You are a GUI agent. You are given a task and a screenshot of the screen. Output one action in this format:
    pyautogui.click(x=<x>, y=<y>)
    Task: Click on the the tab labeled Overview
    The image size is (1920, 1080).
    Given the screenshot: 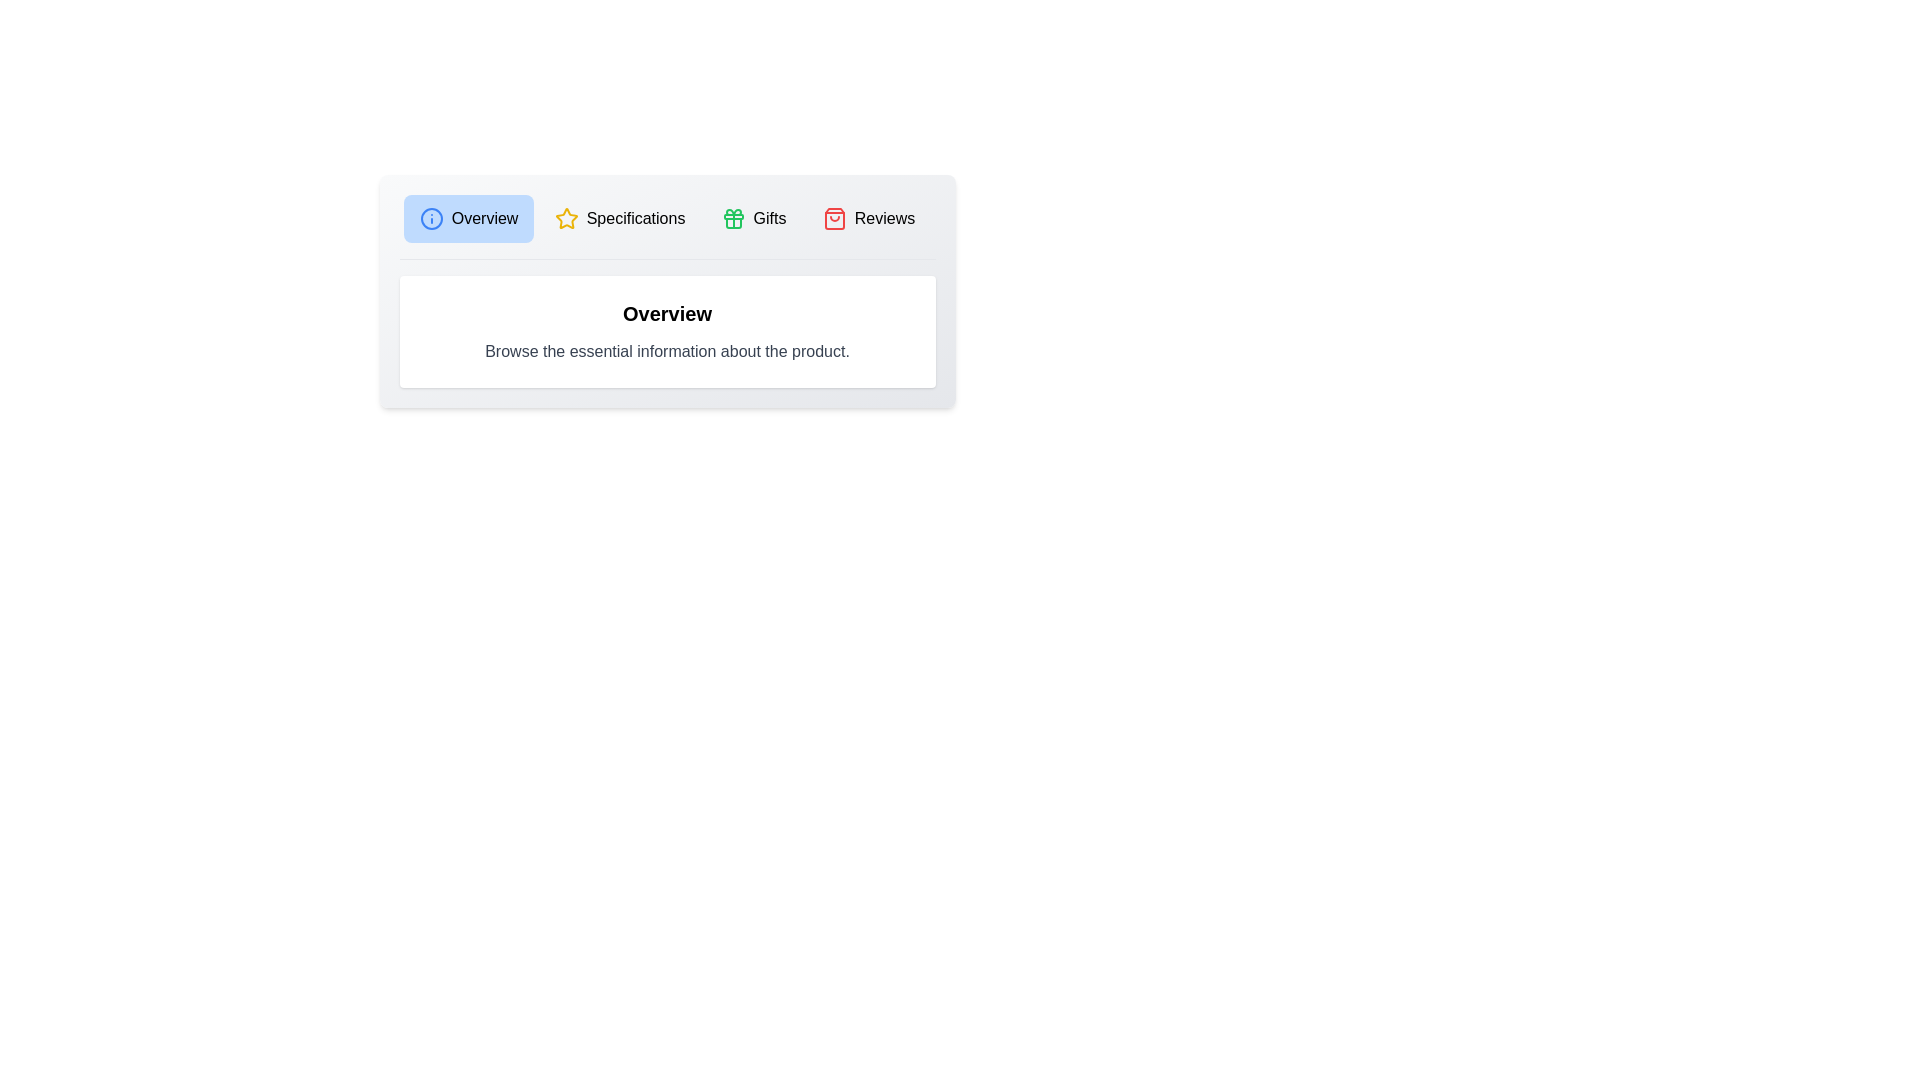 What is the action you would take?
    pyautogui.click(x=468, y=219)
    